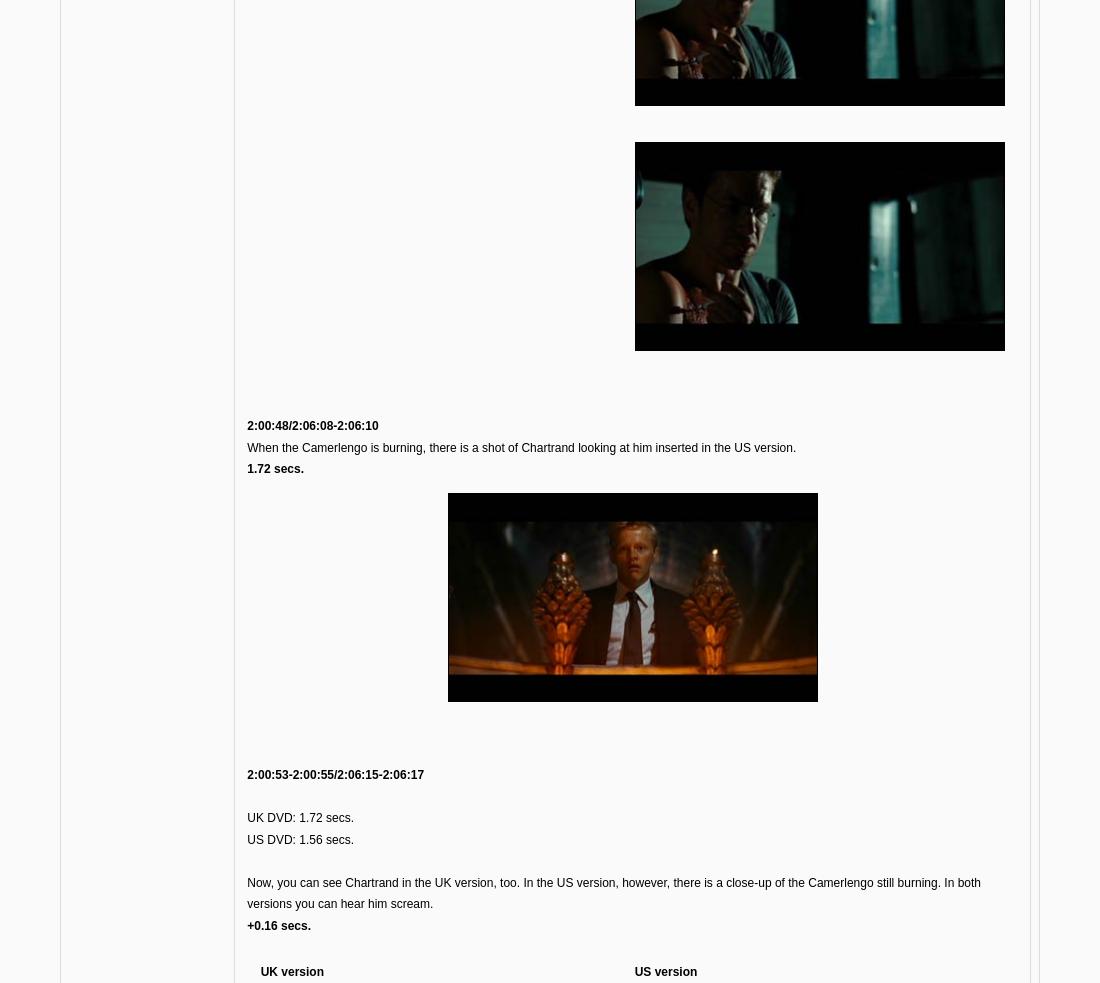 This screenshot has height=983, width=1100. What do you see at coordinates (613, 892) in the screenshot?
I see `'Now, you can see Chartrand in the UK version, too. In the US version, however, there is a close-up of the Camerlengo still burning. In both versions you can hear him scream.'` at bounding box center [613, 892].